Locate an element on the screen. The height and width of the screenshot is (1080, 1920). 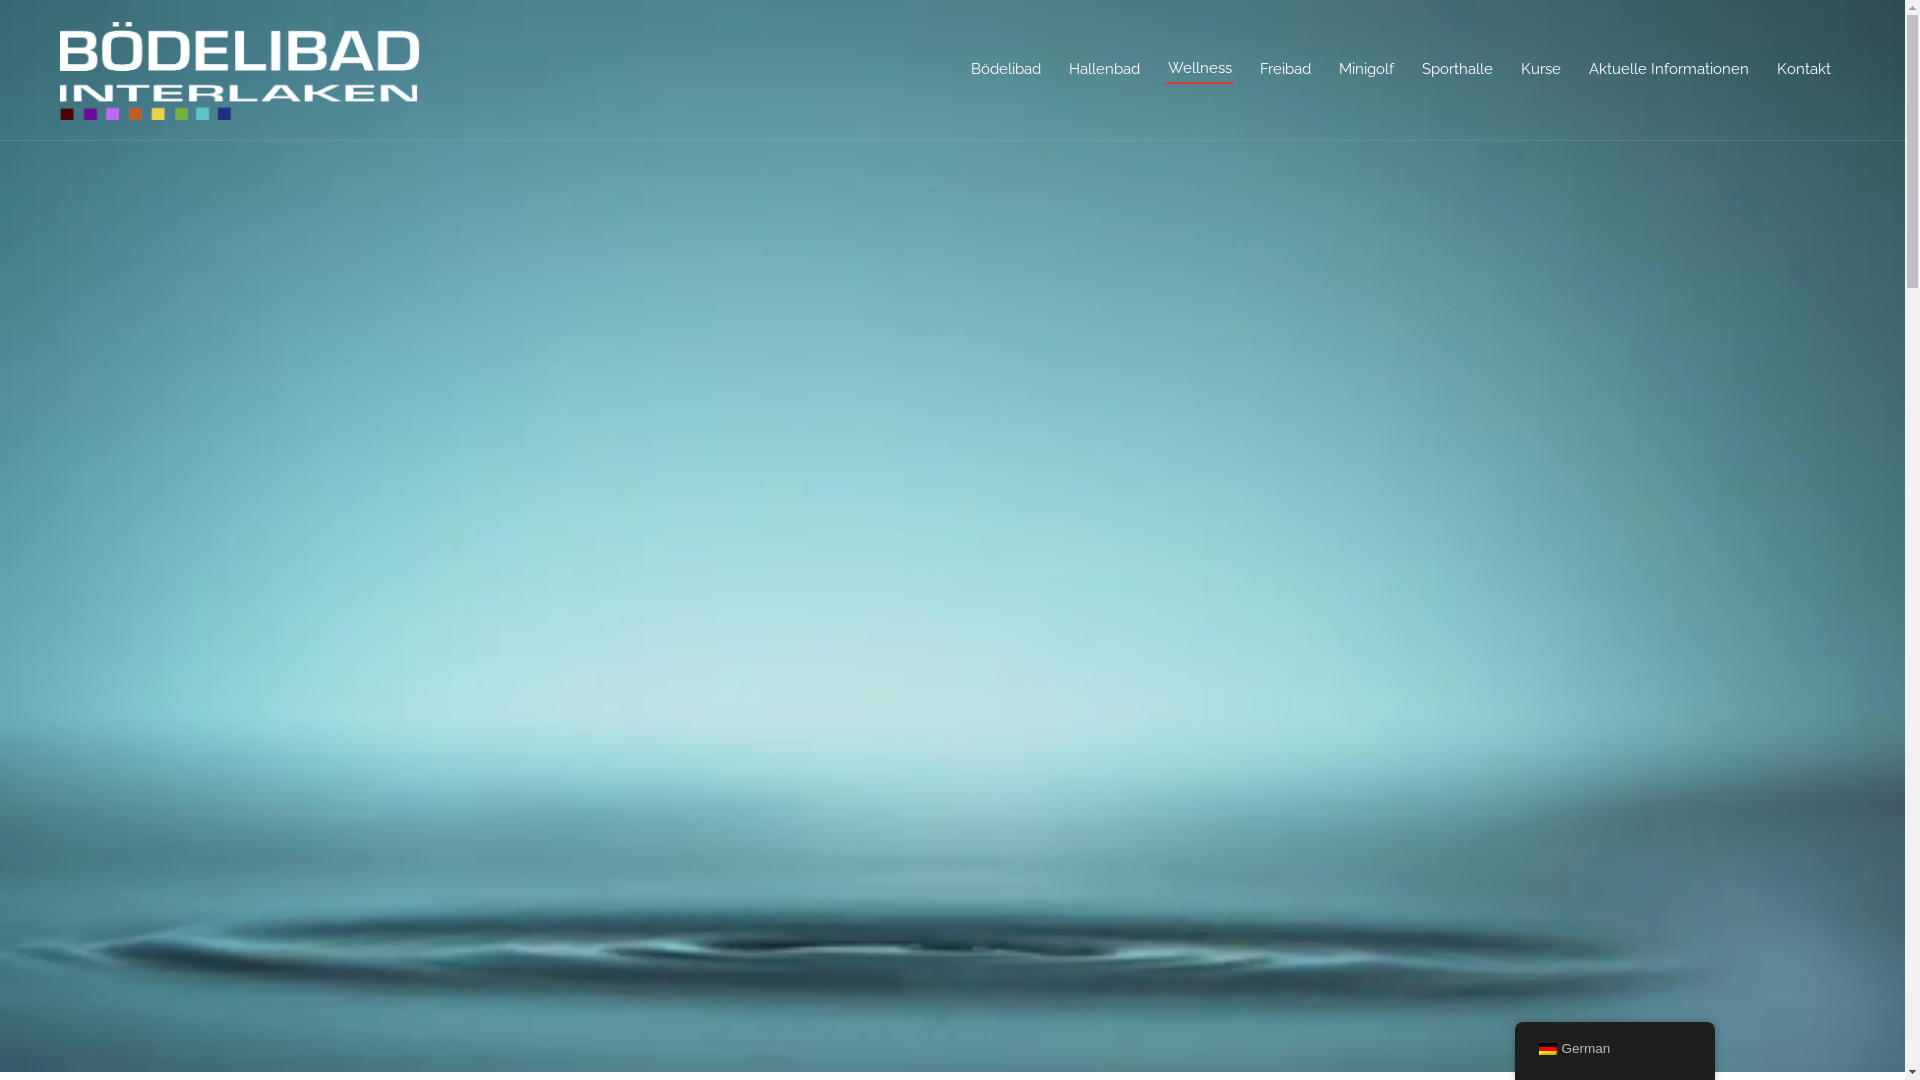
'German' is located at coordinates (1613, 1048).